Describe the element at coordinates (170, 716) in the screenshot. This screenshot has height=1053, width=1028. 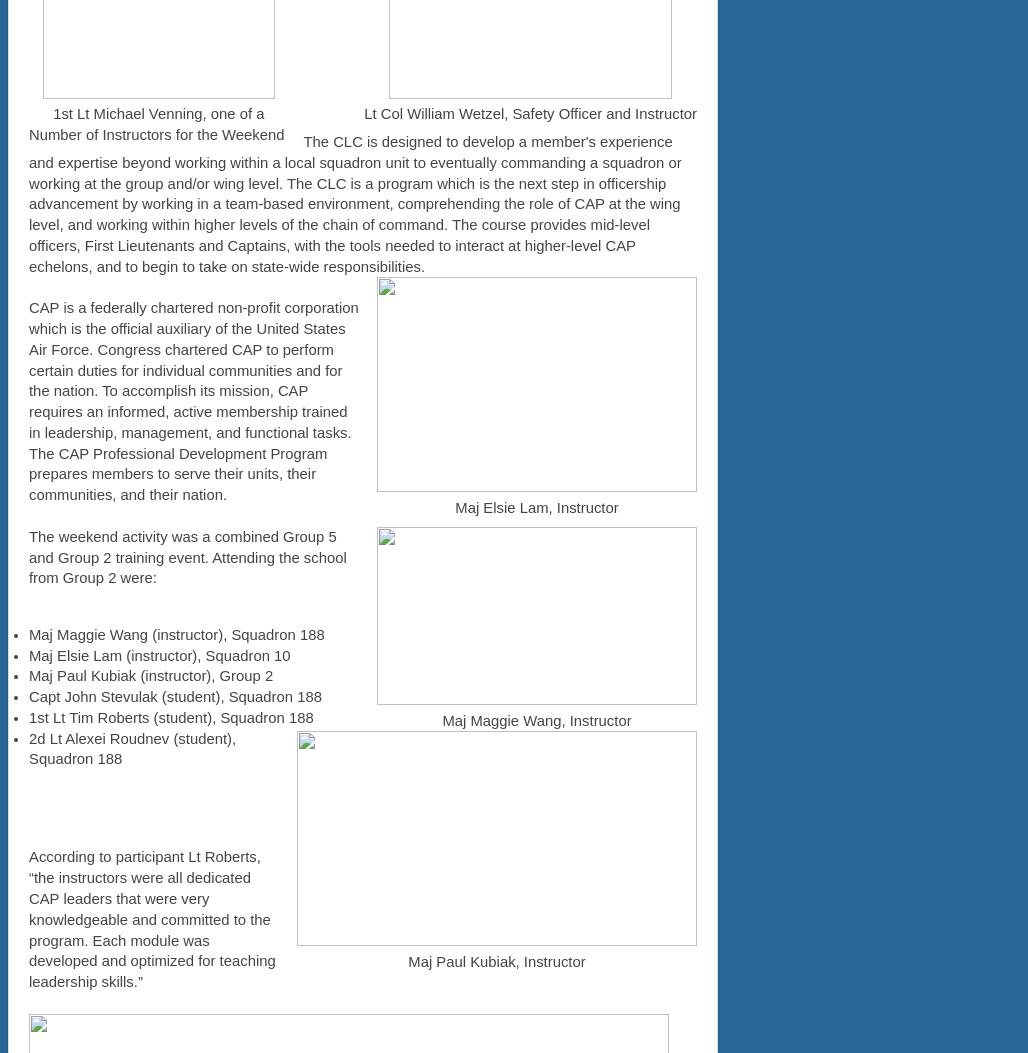
I see `'1st Lt Tim Roberts (student), Squadron 188'` at that location.